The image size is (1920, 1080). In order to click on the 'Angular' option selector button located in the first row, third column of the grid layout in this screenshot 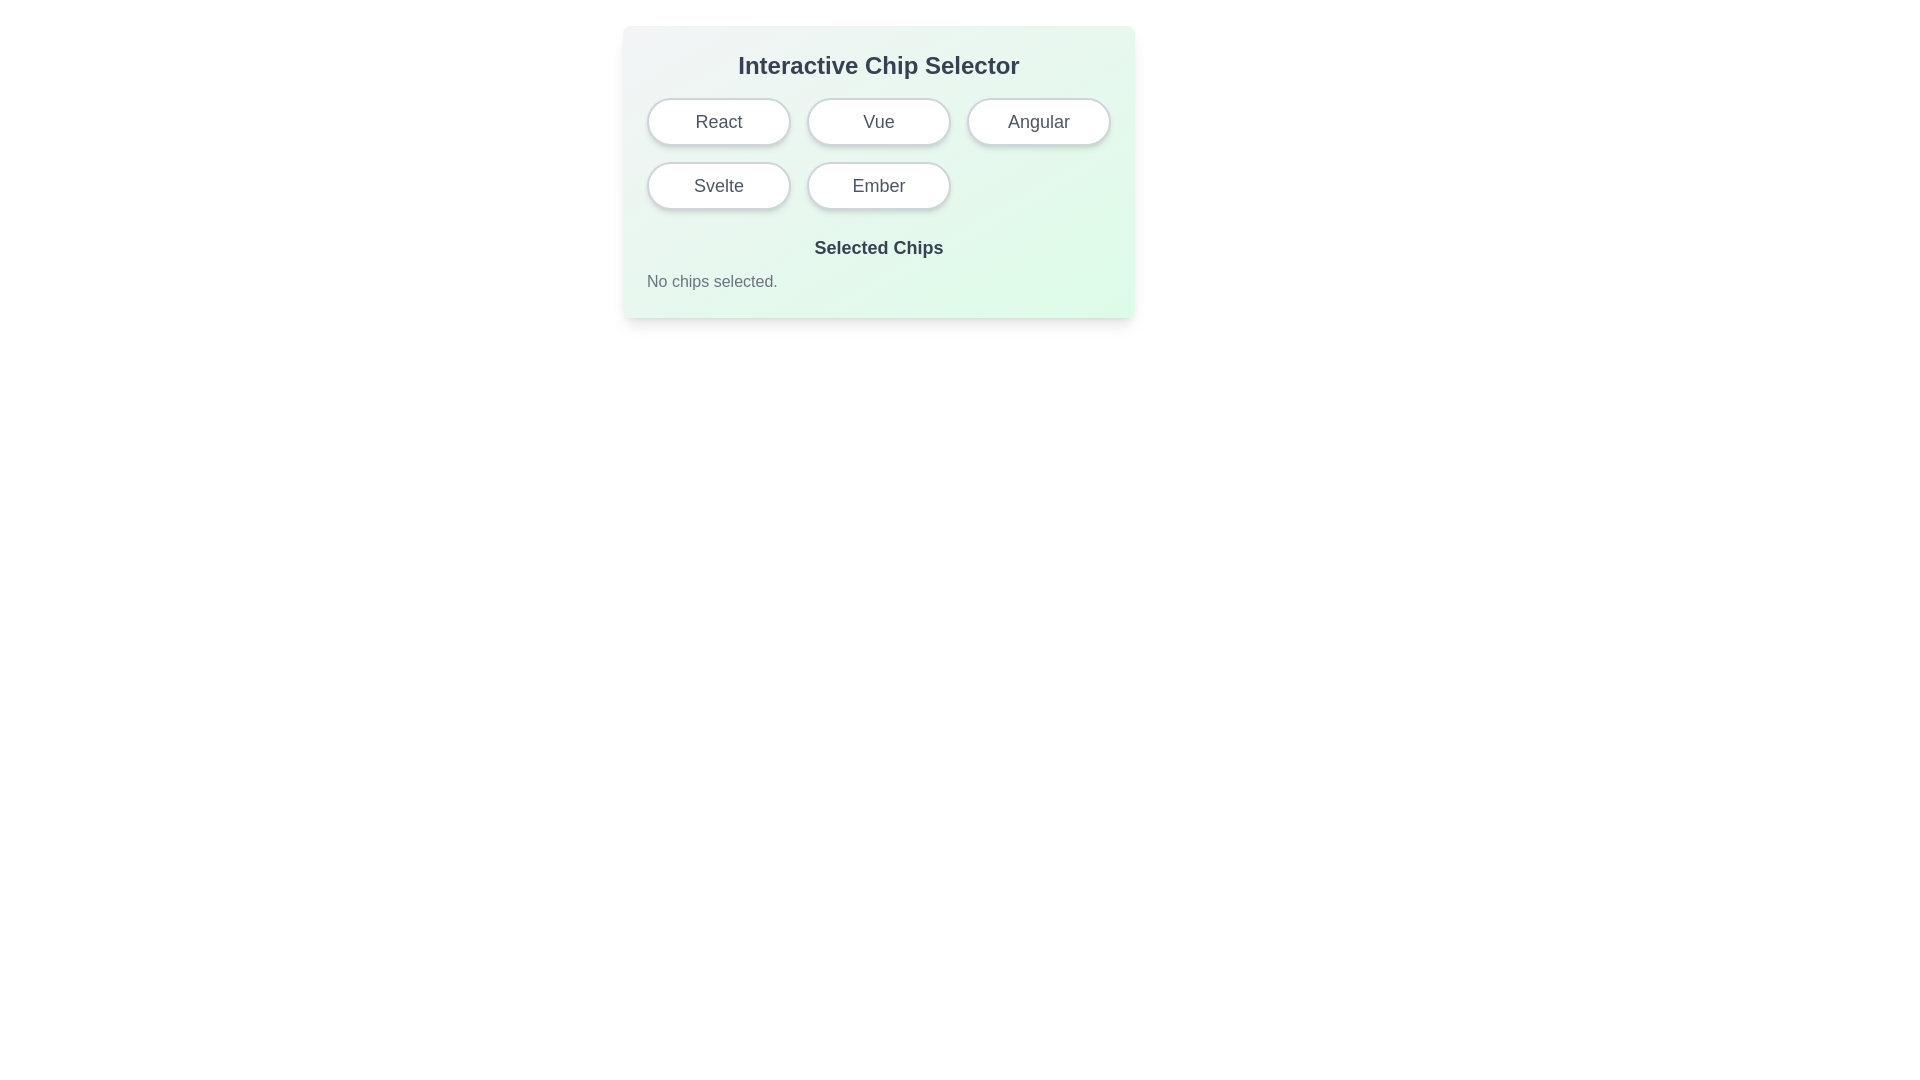, I will do `click(1038, 122)`.